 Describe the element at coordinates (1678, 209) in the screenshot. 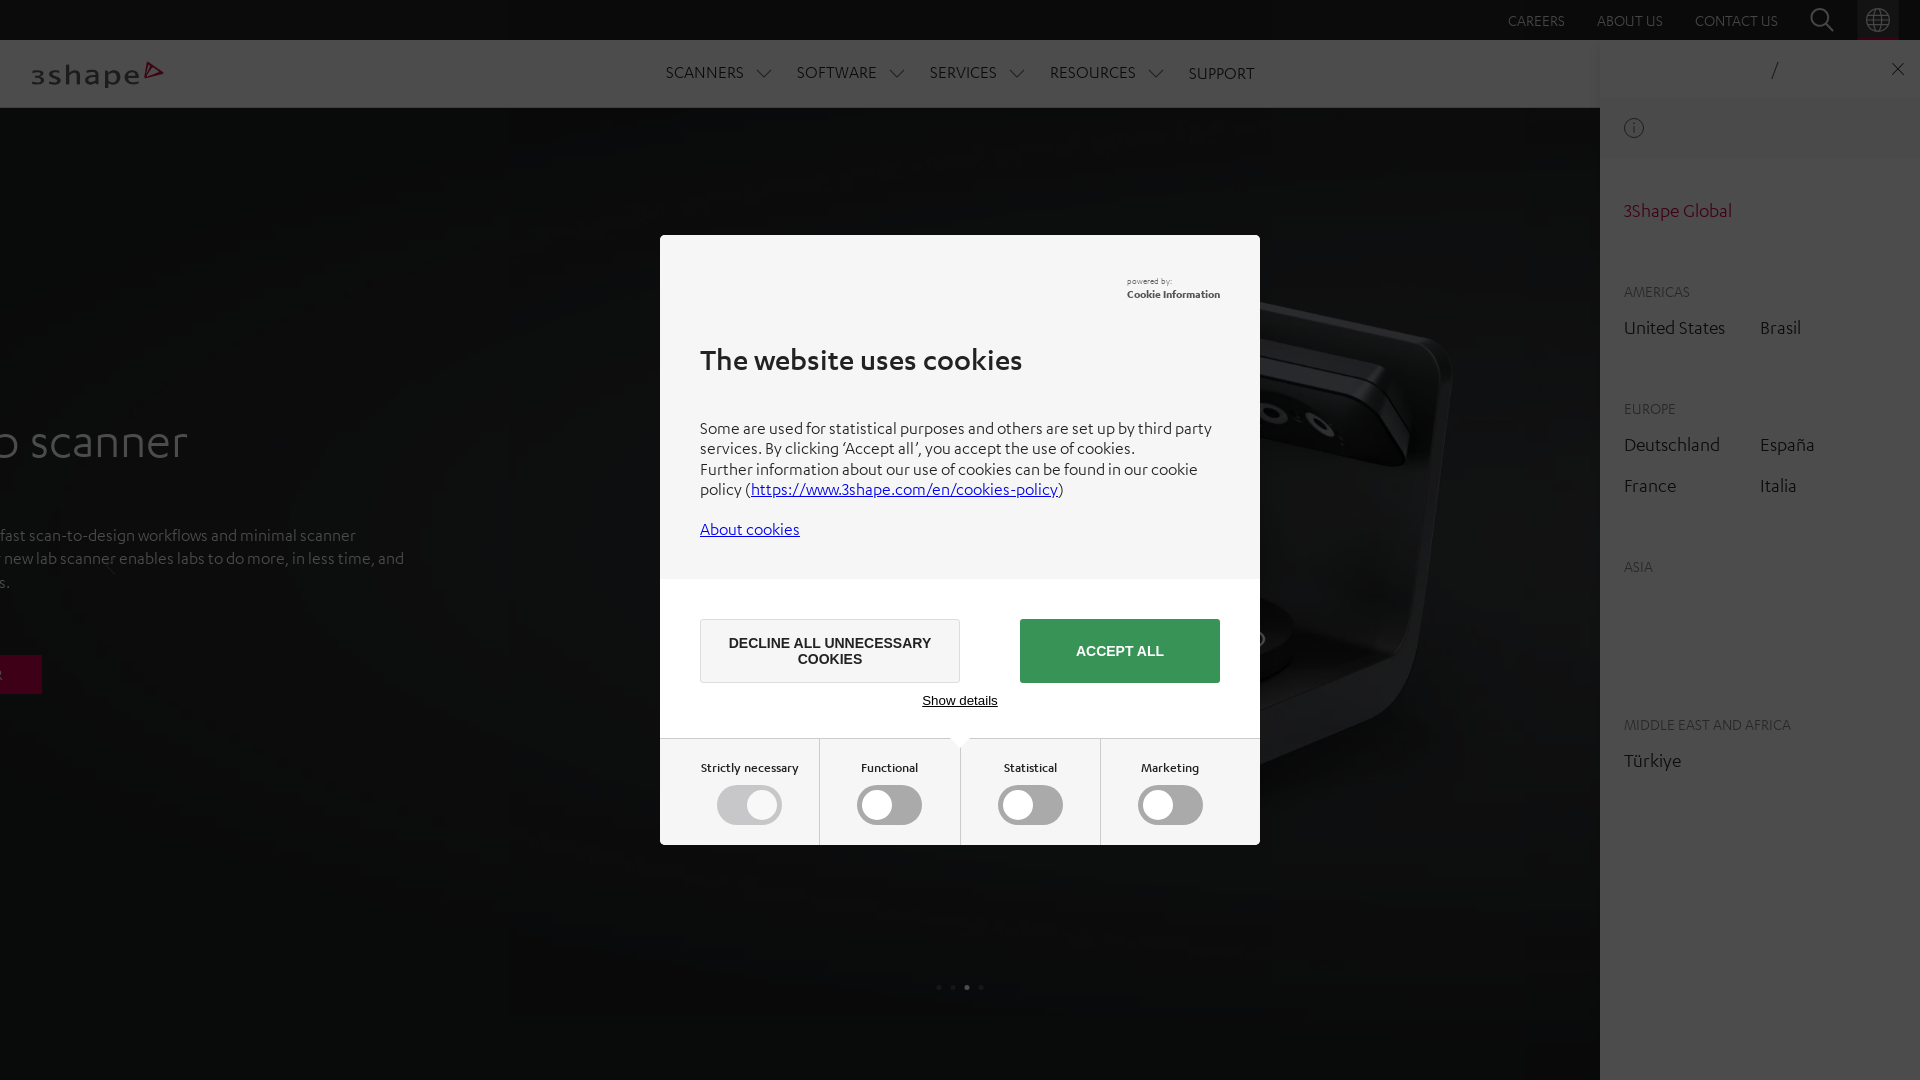

I see `'3Shape Global'` at that location.